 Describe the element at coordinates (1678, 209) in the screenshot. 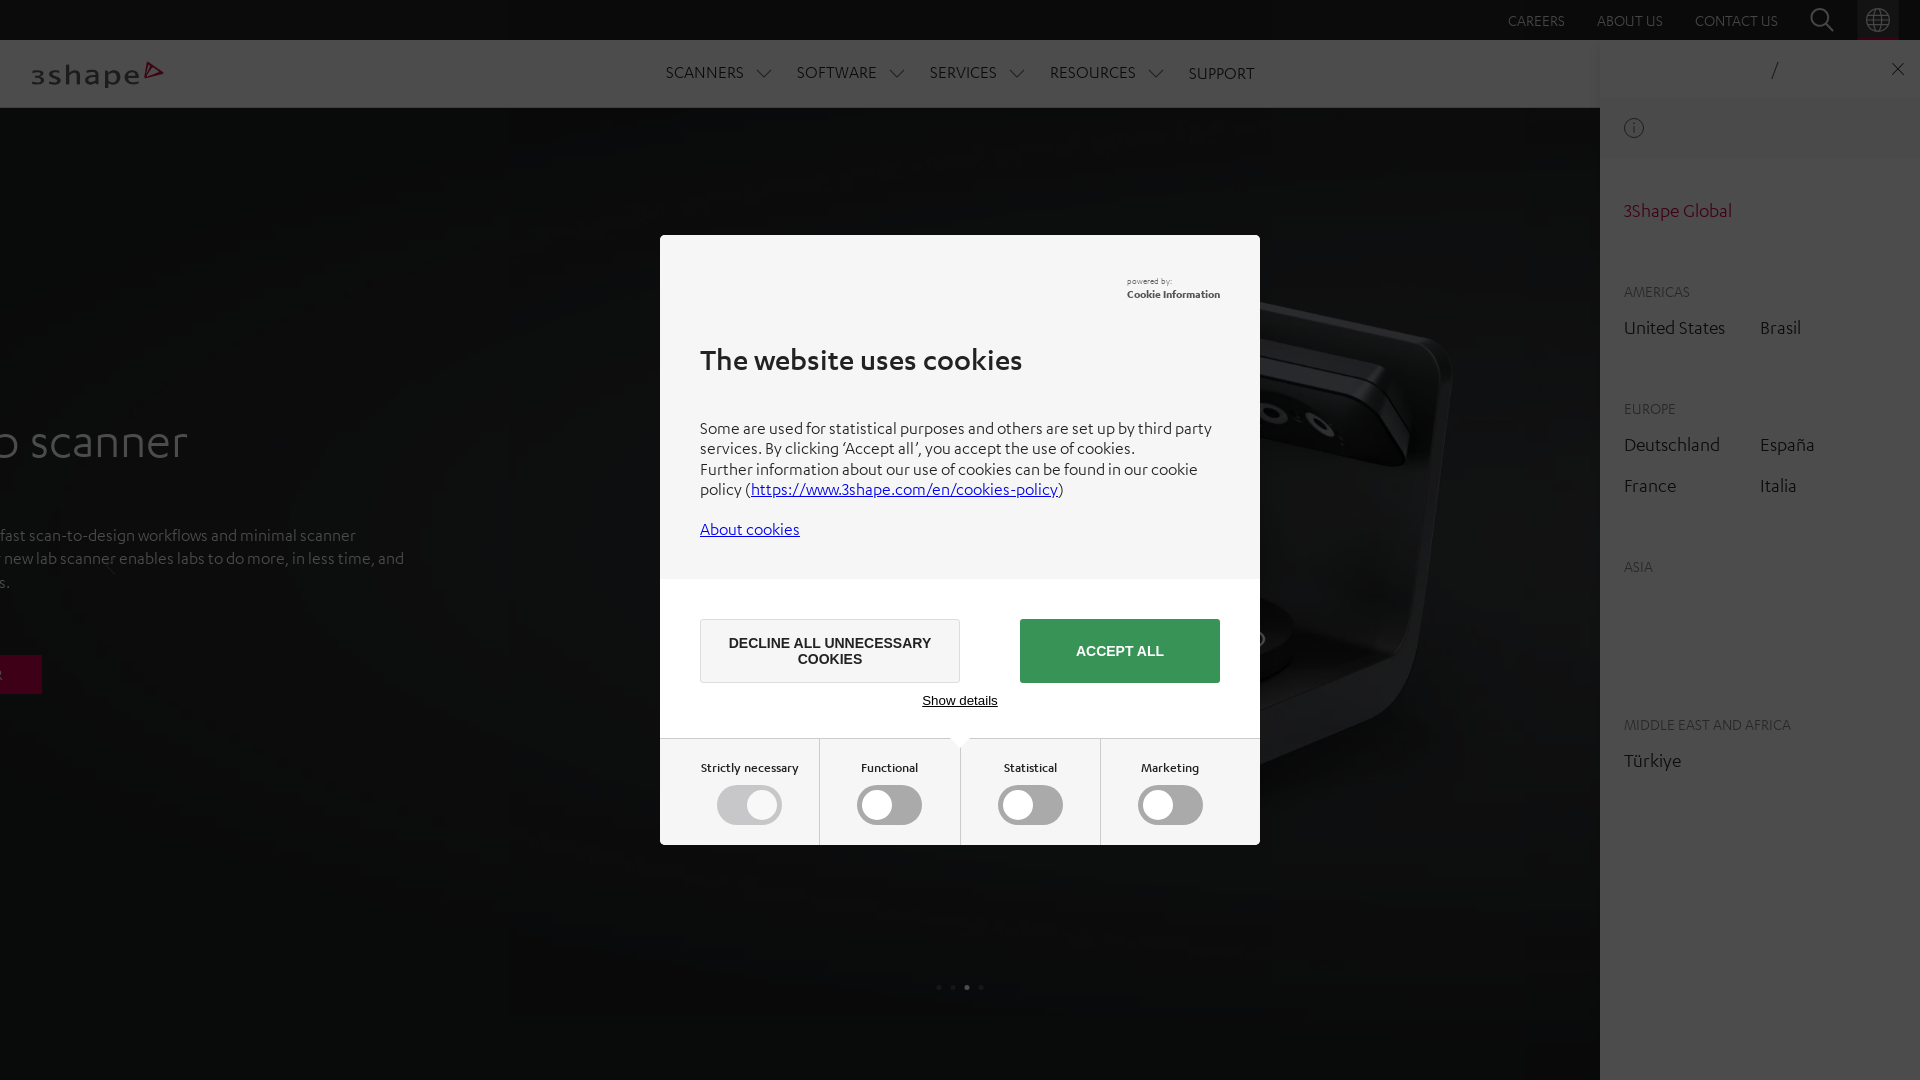

I see `'3Shape Global'` at that location.